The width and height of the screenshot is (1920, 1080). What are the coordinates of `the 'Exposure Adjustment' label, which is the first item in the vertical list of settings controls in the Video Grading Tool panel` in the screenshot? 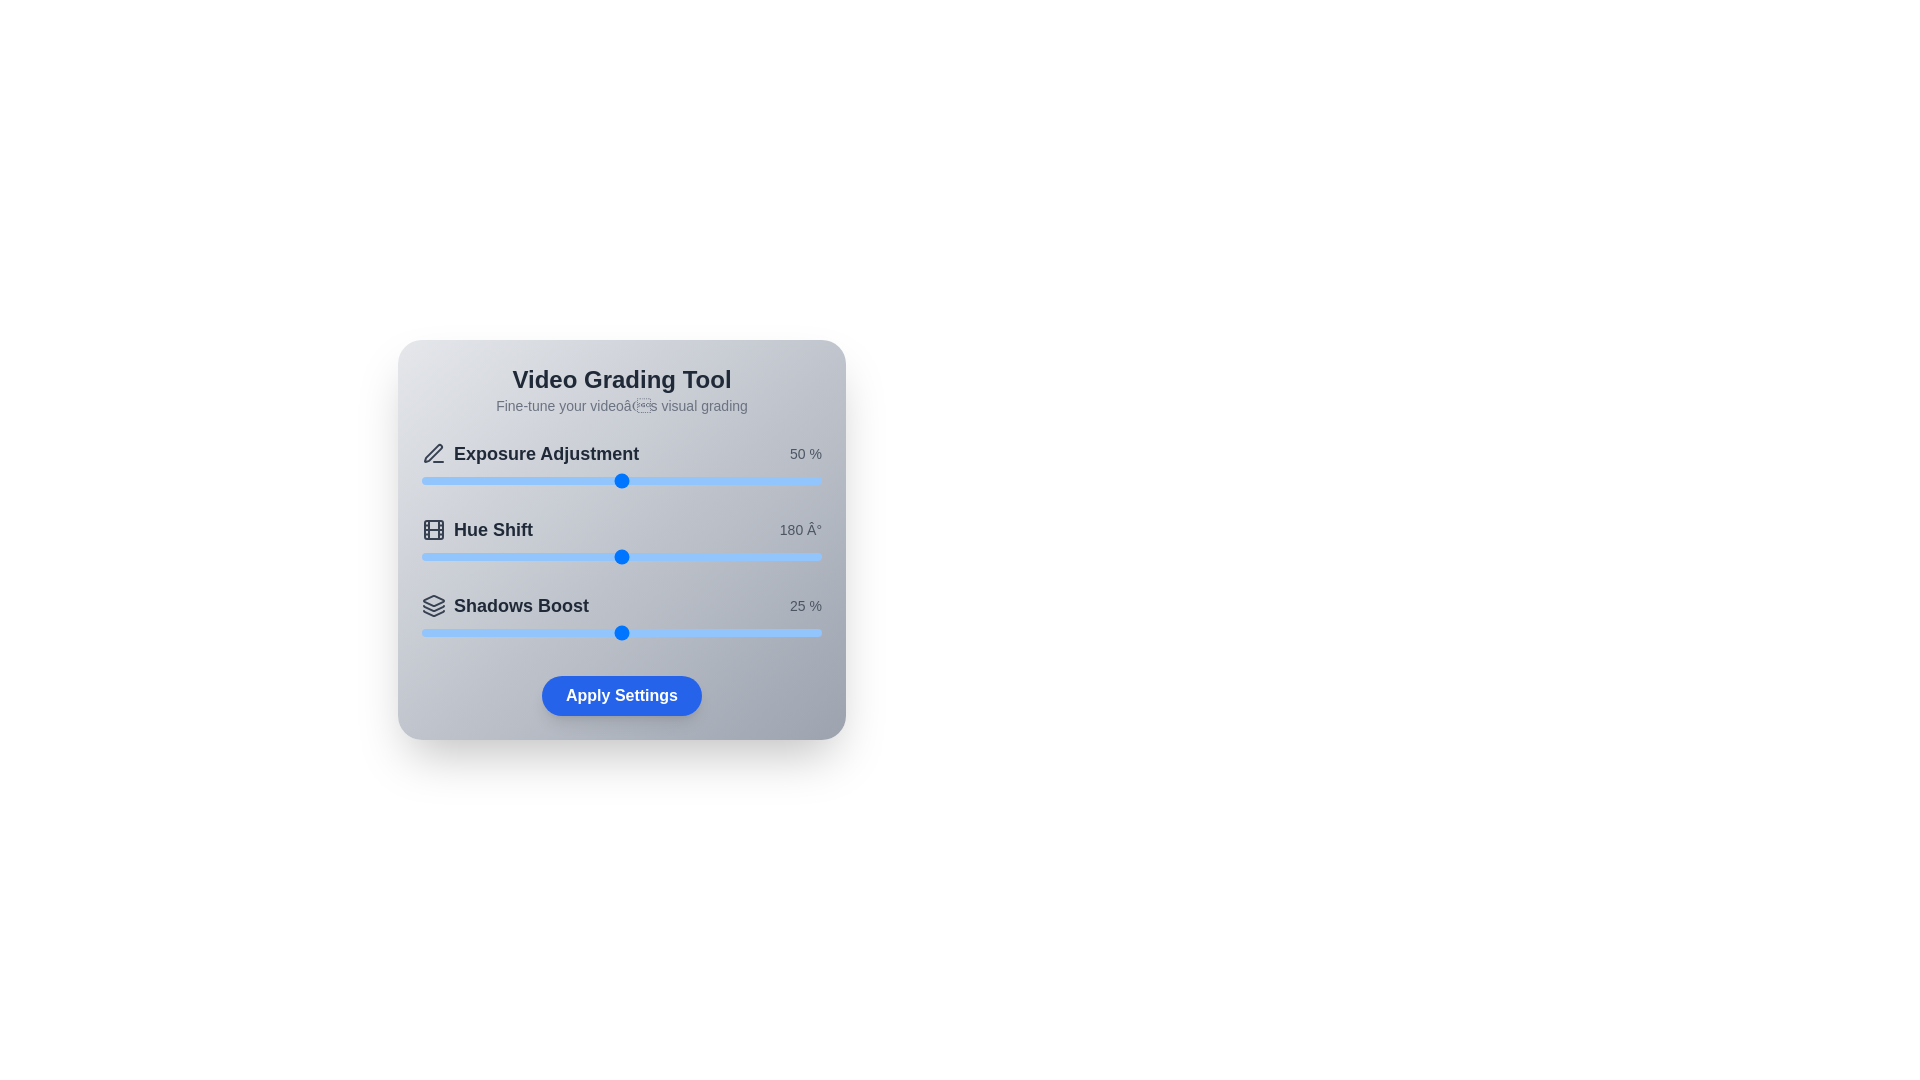 It's located at (546, 454).